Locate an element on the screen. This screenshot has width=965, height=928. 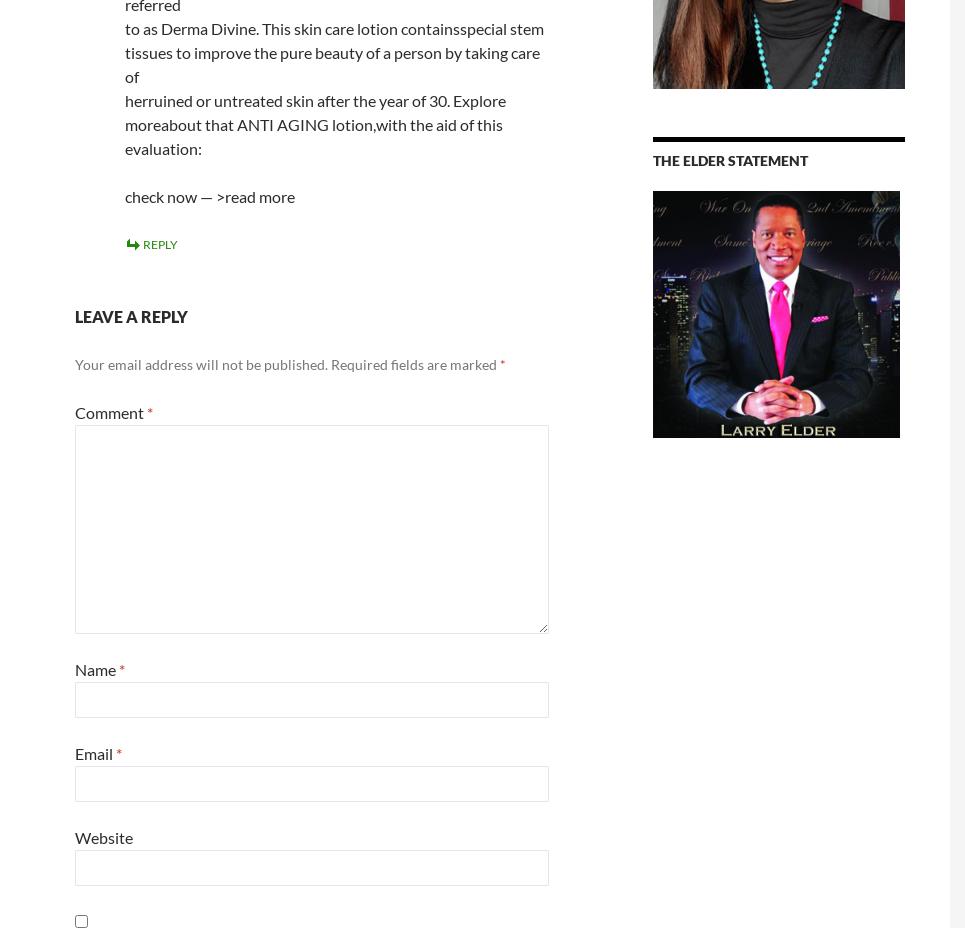
'The Elder Statement' is located at coordinates (653, 160).